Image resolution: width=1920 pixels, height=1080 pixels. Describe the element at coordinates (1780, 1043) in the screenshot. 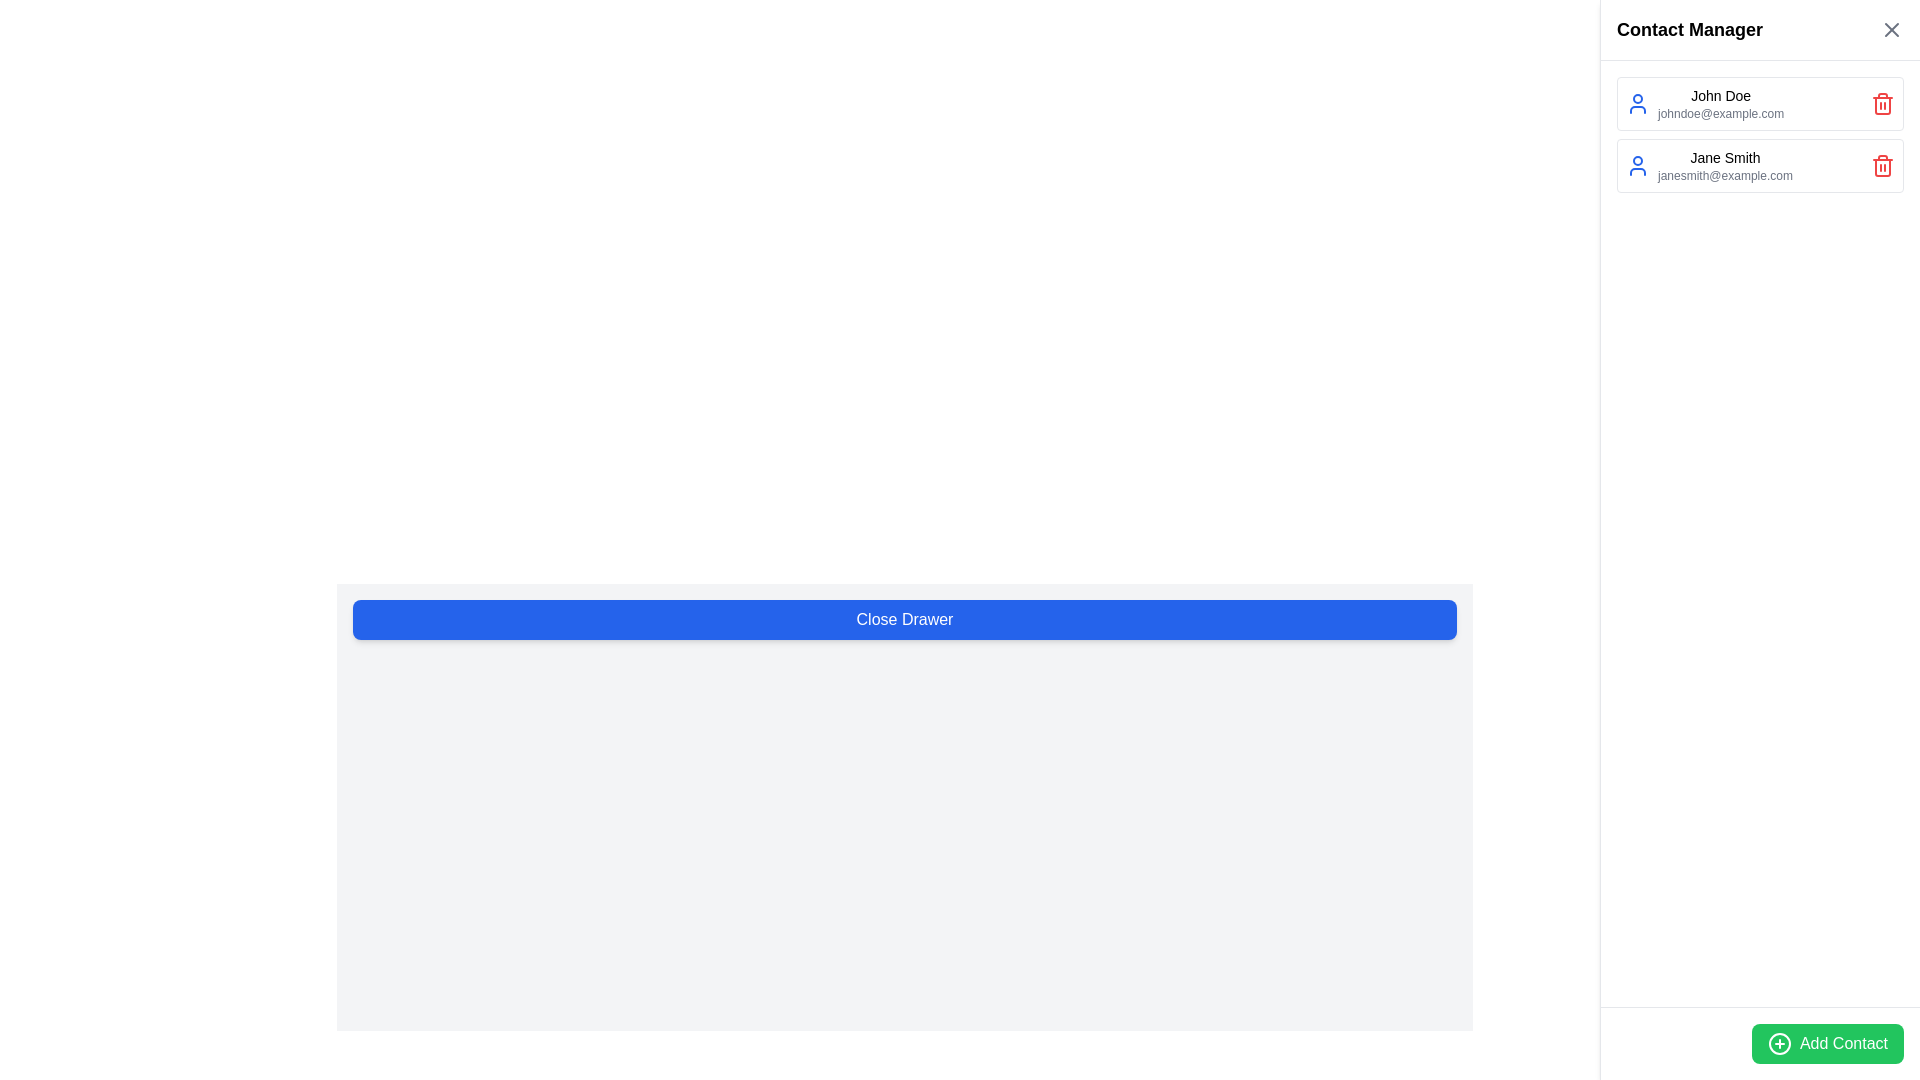

I see `the circular icon with a centered cross symbol that is located to the left of the 'Add Contact' button` at that location.